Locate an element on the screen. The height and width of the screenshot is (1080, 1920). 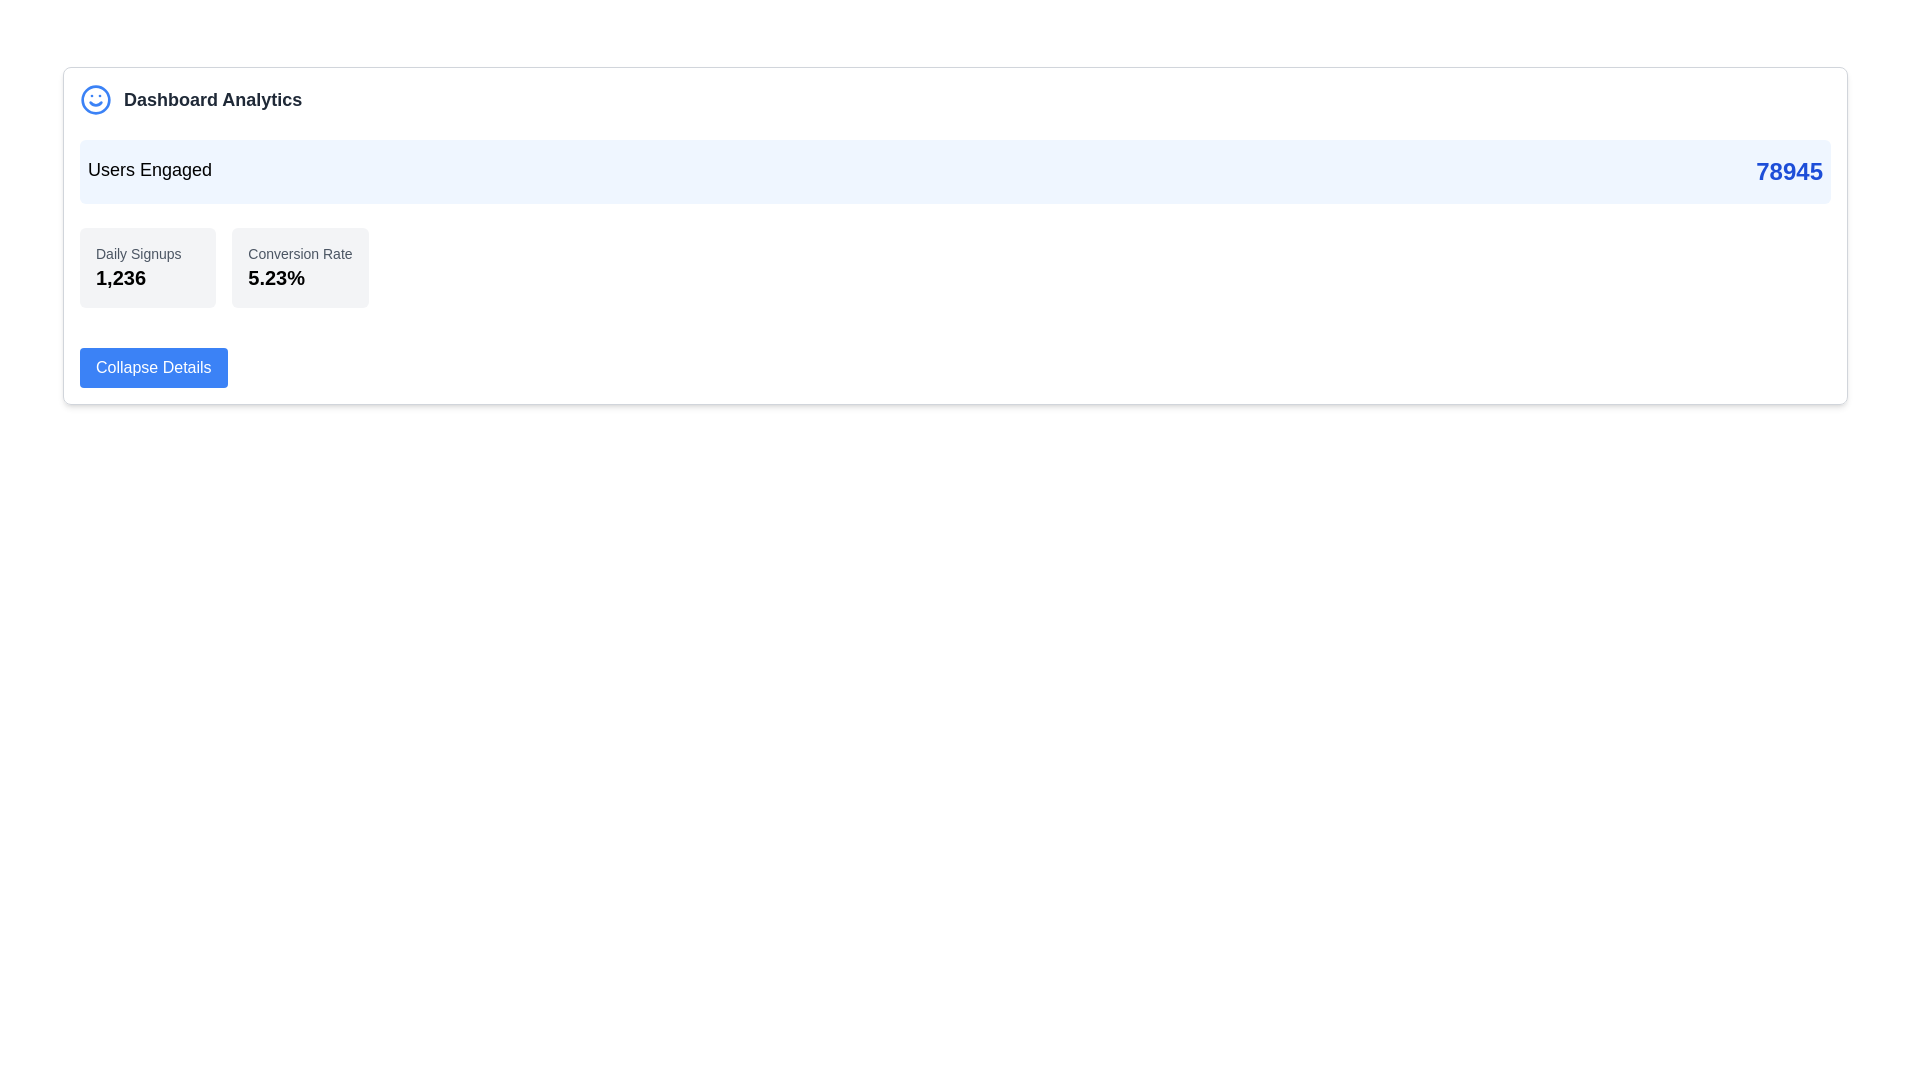
the decorative icon located in the top-left corner of the 'Dashboard Analytics' header section, immediately preceding the text block 'Dashboard Analytics' is located at coordinates (95, 100).